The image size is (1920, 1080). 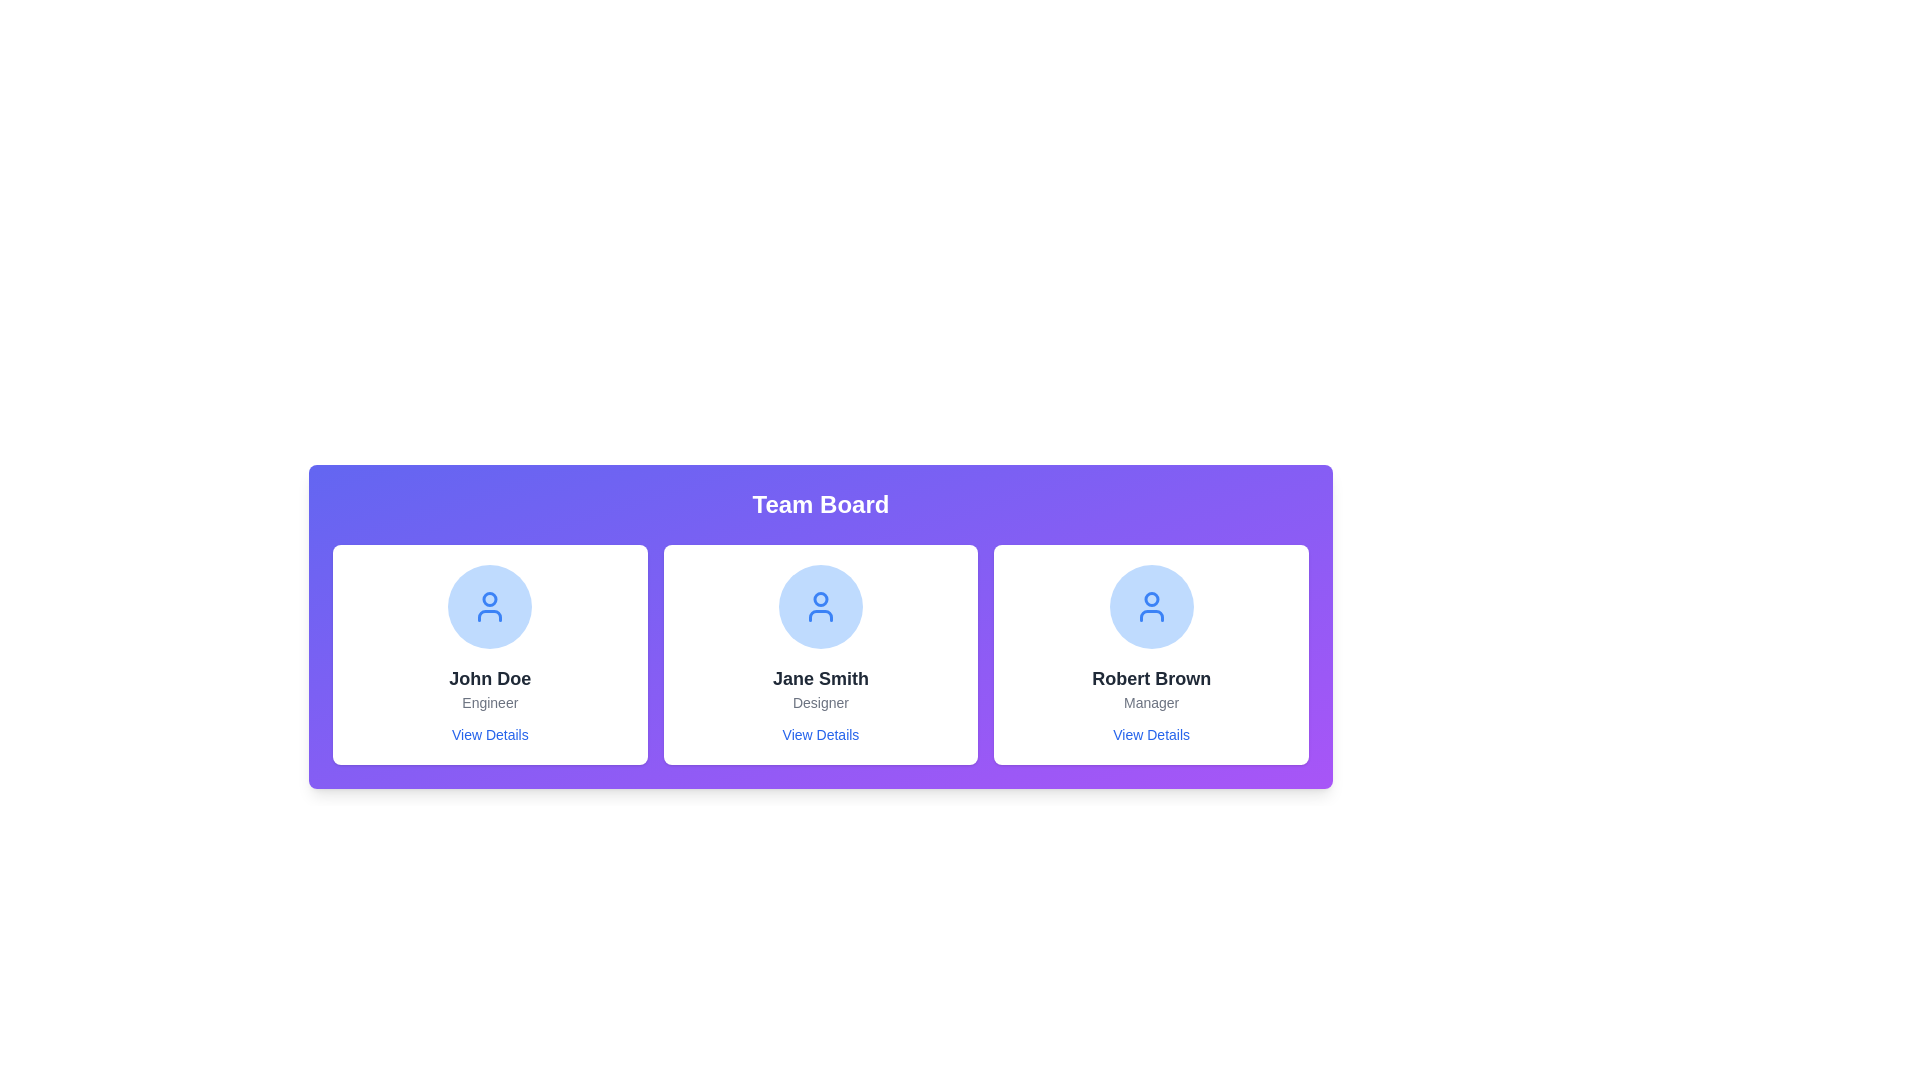 I want to click on the blue user icon shaped like a simplistic human figure, located in the leftmost card of the Team Board component, so click(x=490, y=605).